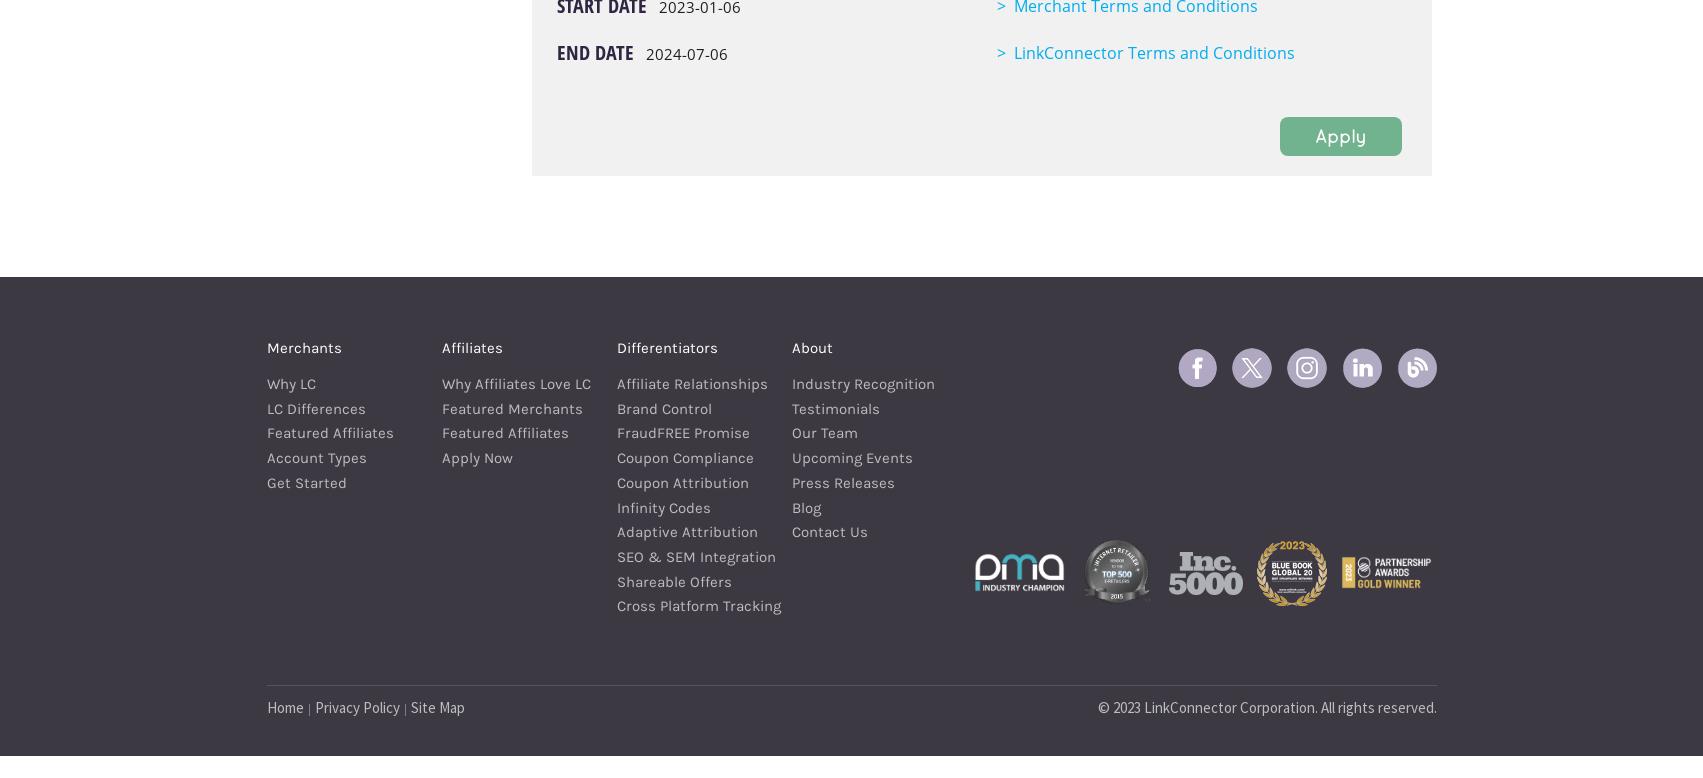 Image resolution: width=1703 pixels, height=778 pixels. Describe the element at coordinates (614, 383) in the screenshot. I see `'Affiliate Relationships'` at that location.